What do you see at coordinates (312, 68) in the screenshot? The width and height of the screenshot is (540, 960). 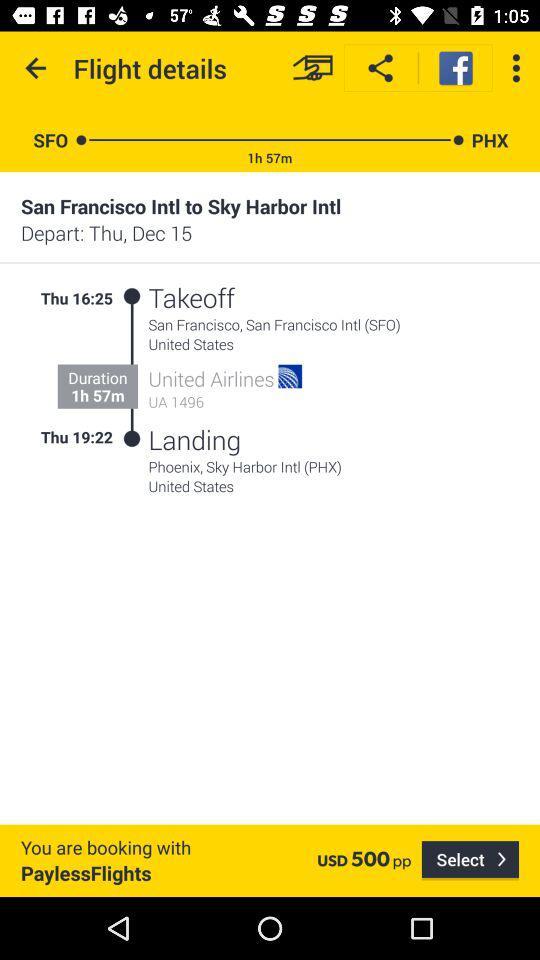 I see `item next to flight details` at bounding box center [312, 68].